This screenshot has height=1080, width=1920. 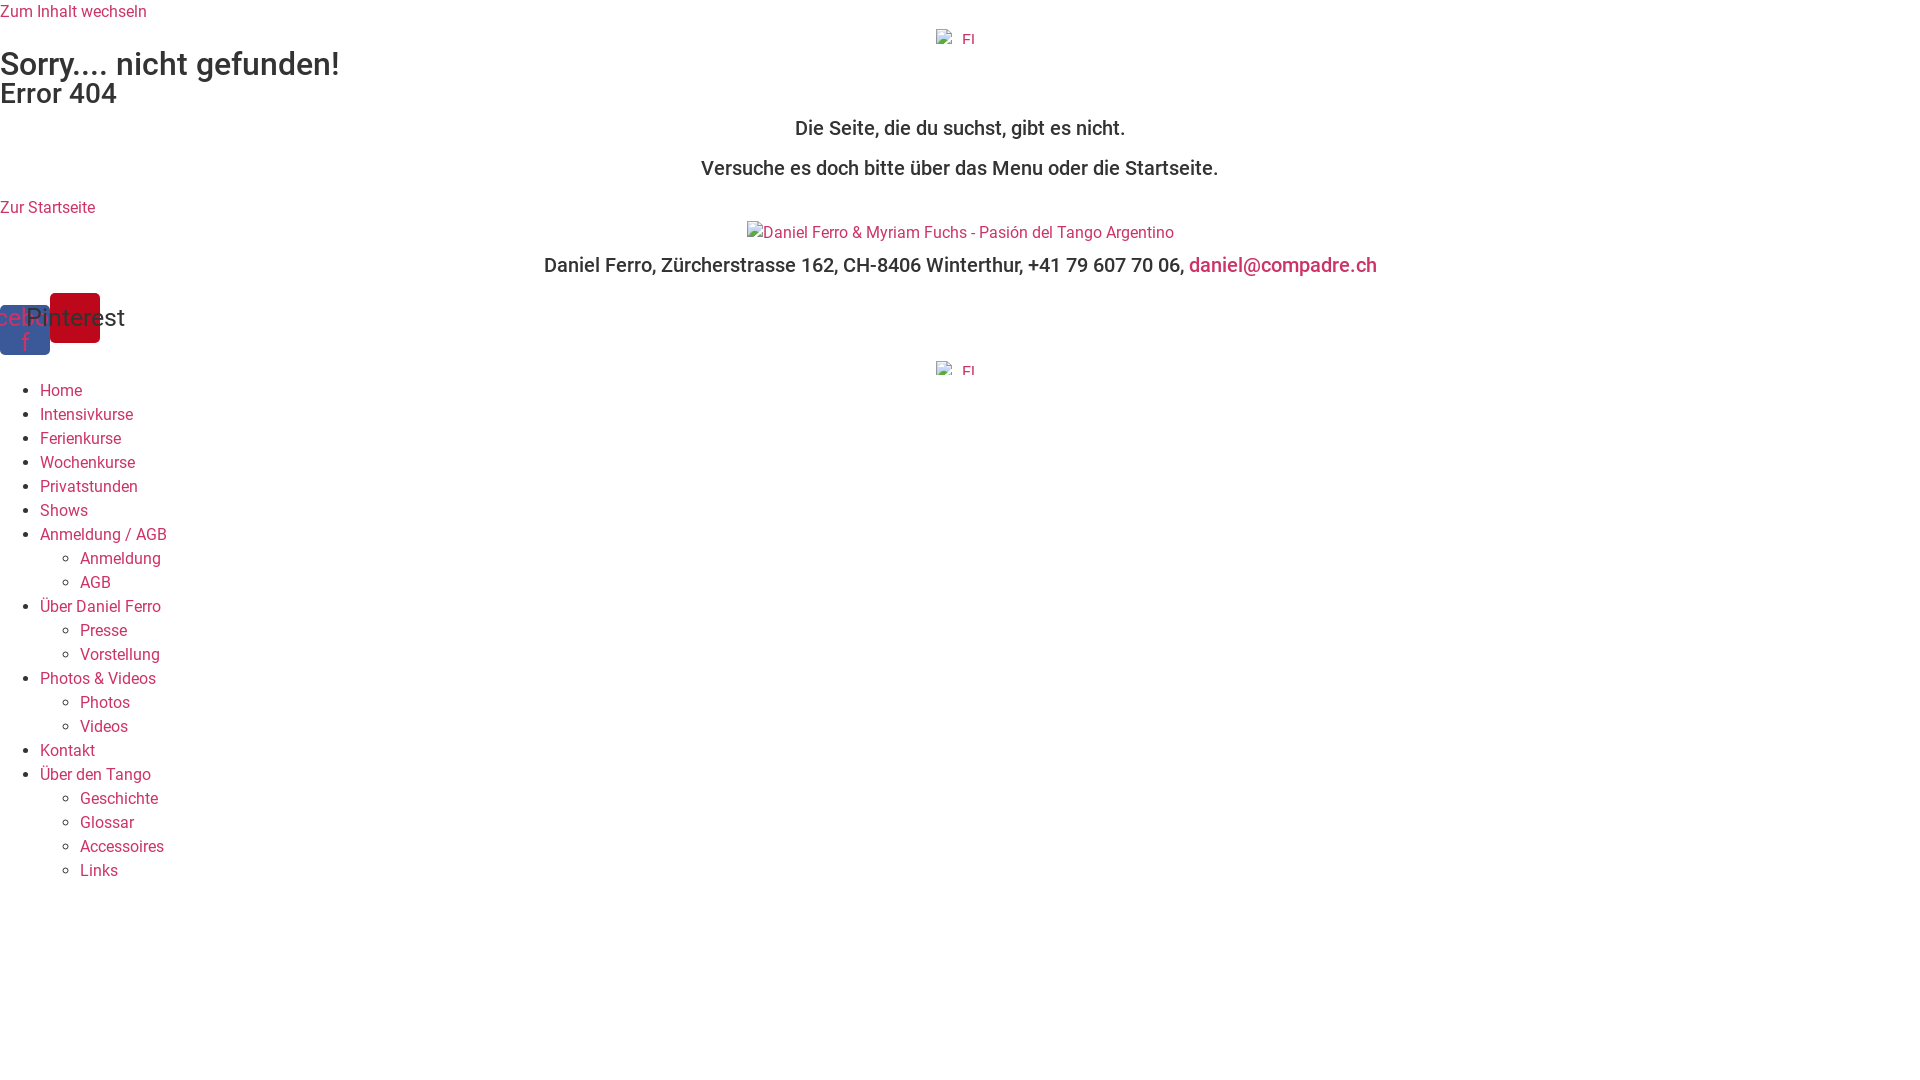 What do you see at coordinates (49, 316) in the screenshot?
I see `'Pinterest'` at bounding box center [49, 316].